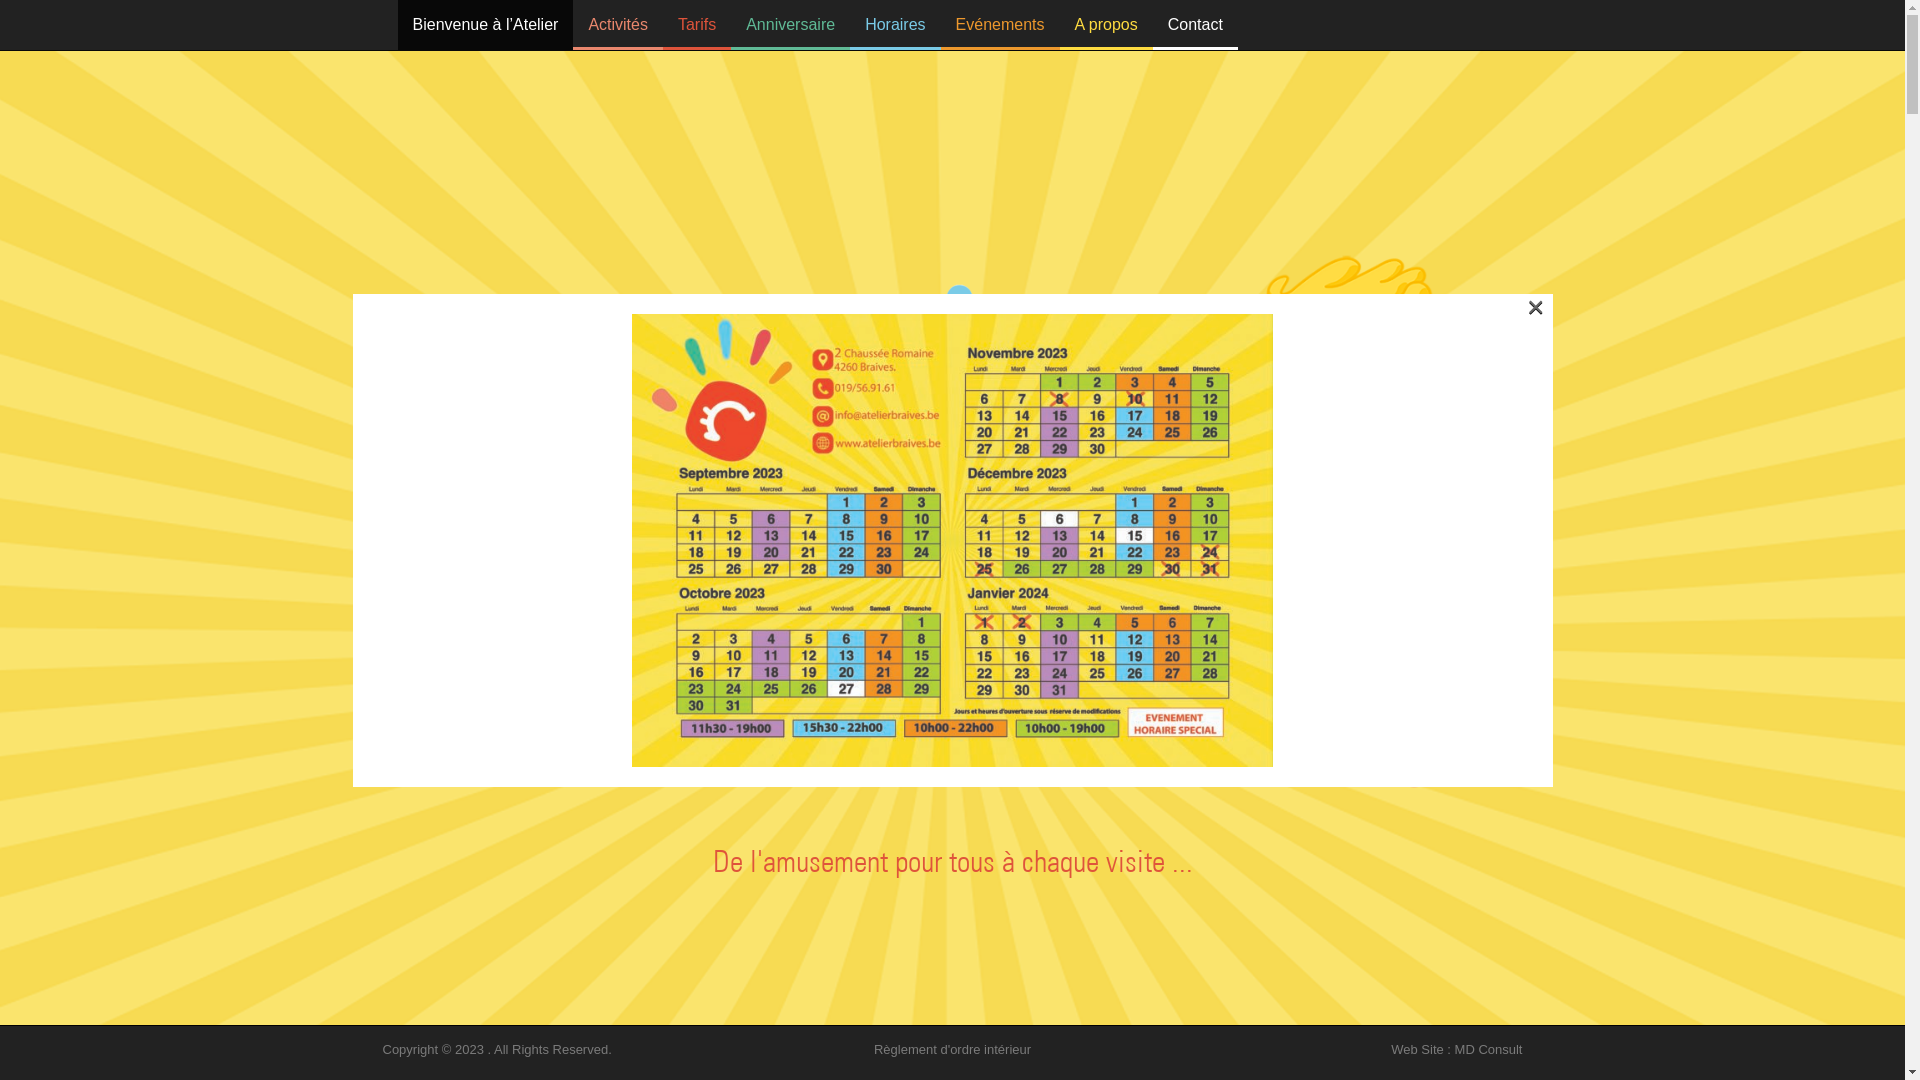 The width and height of the screenshot is (1920, 1080). Describe the element at coordinates (893, 24) in the screenshot. I see `'Horaires'` at that location.